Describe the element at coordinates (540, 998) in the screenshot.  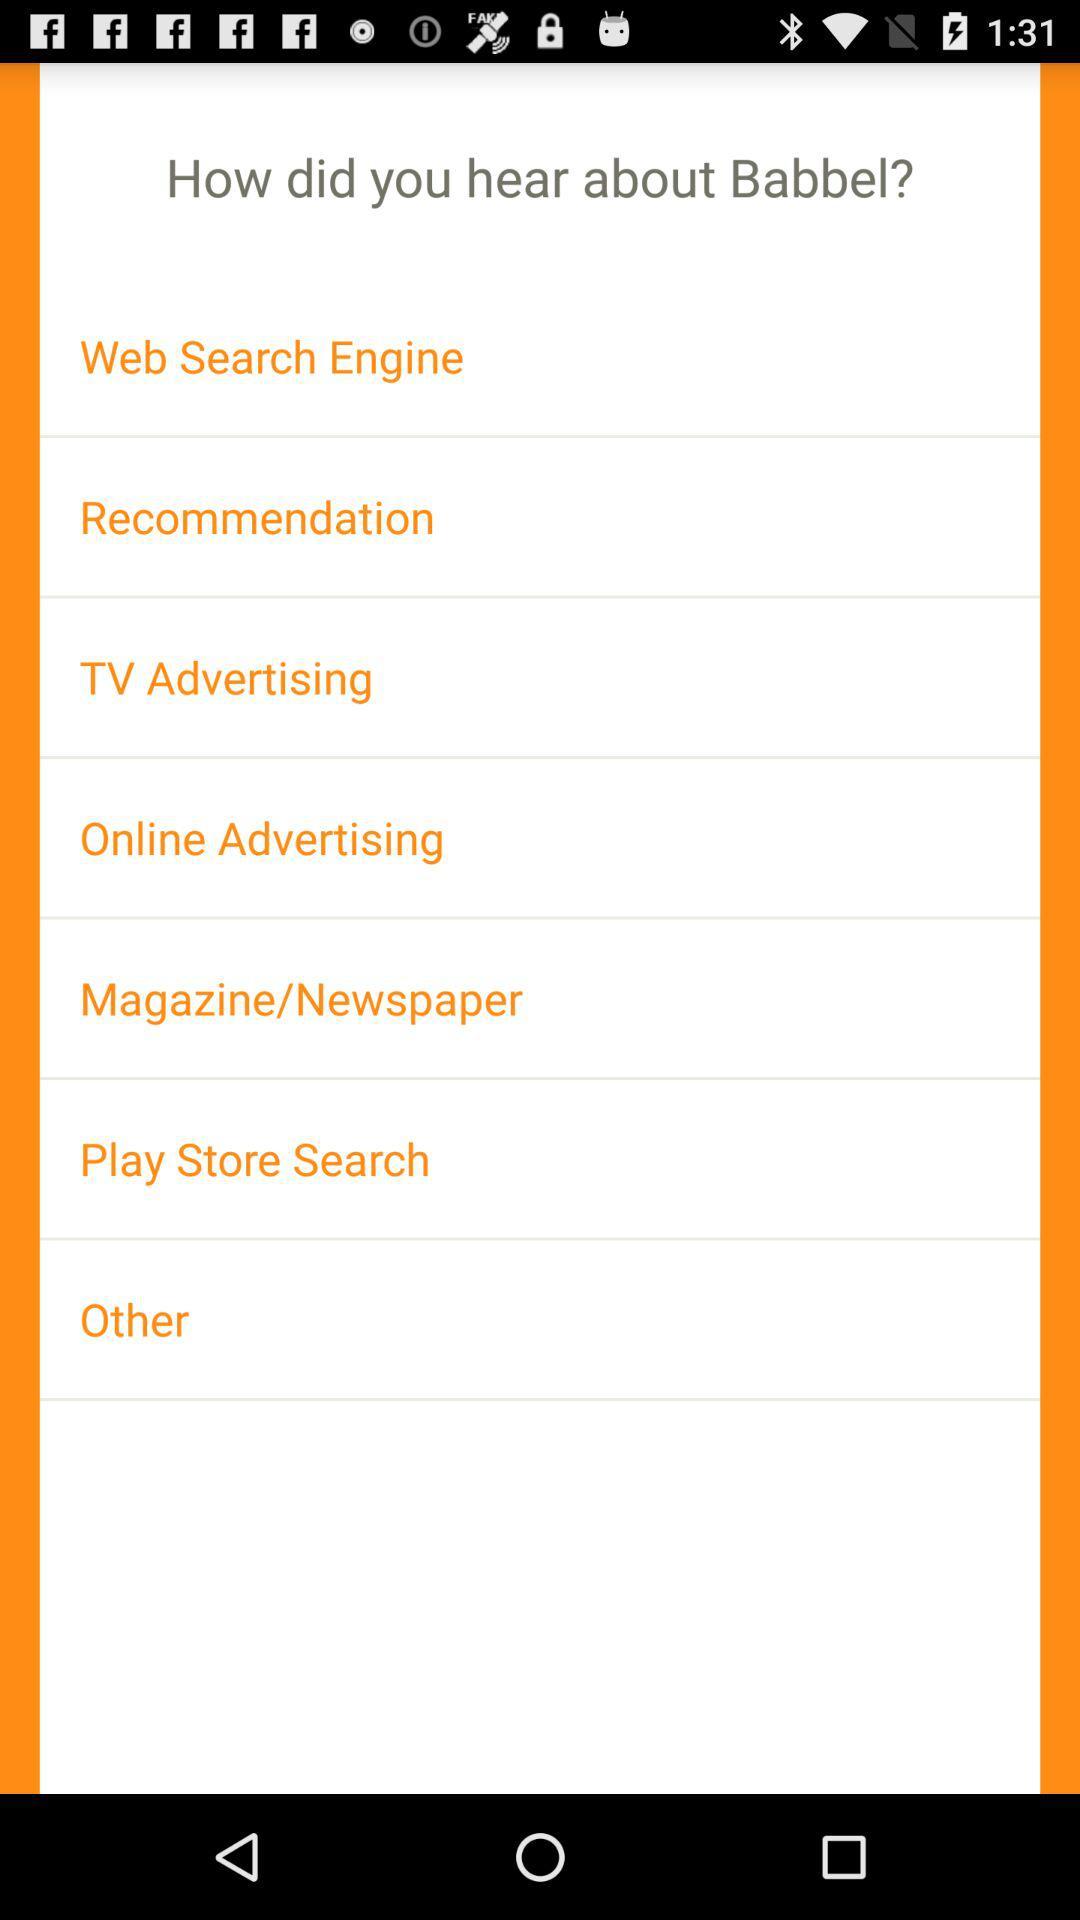
I see `the item below online advertising item` at that location.